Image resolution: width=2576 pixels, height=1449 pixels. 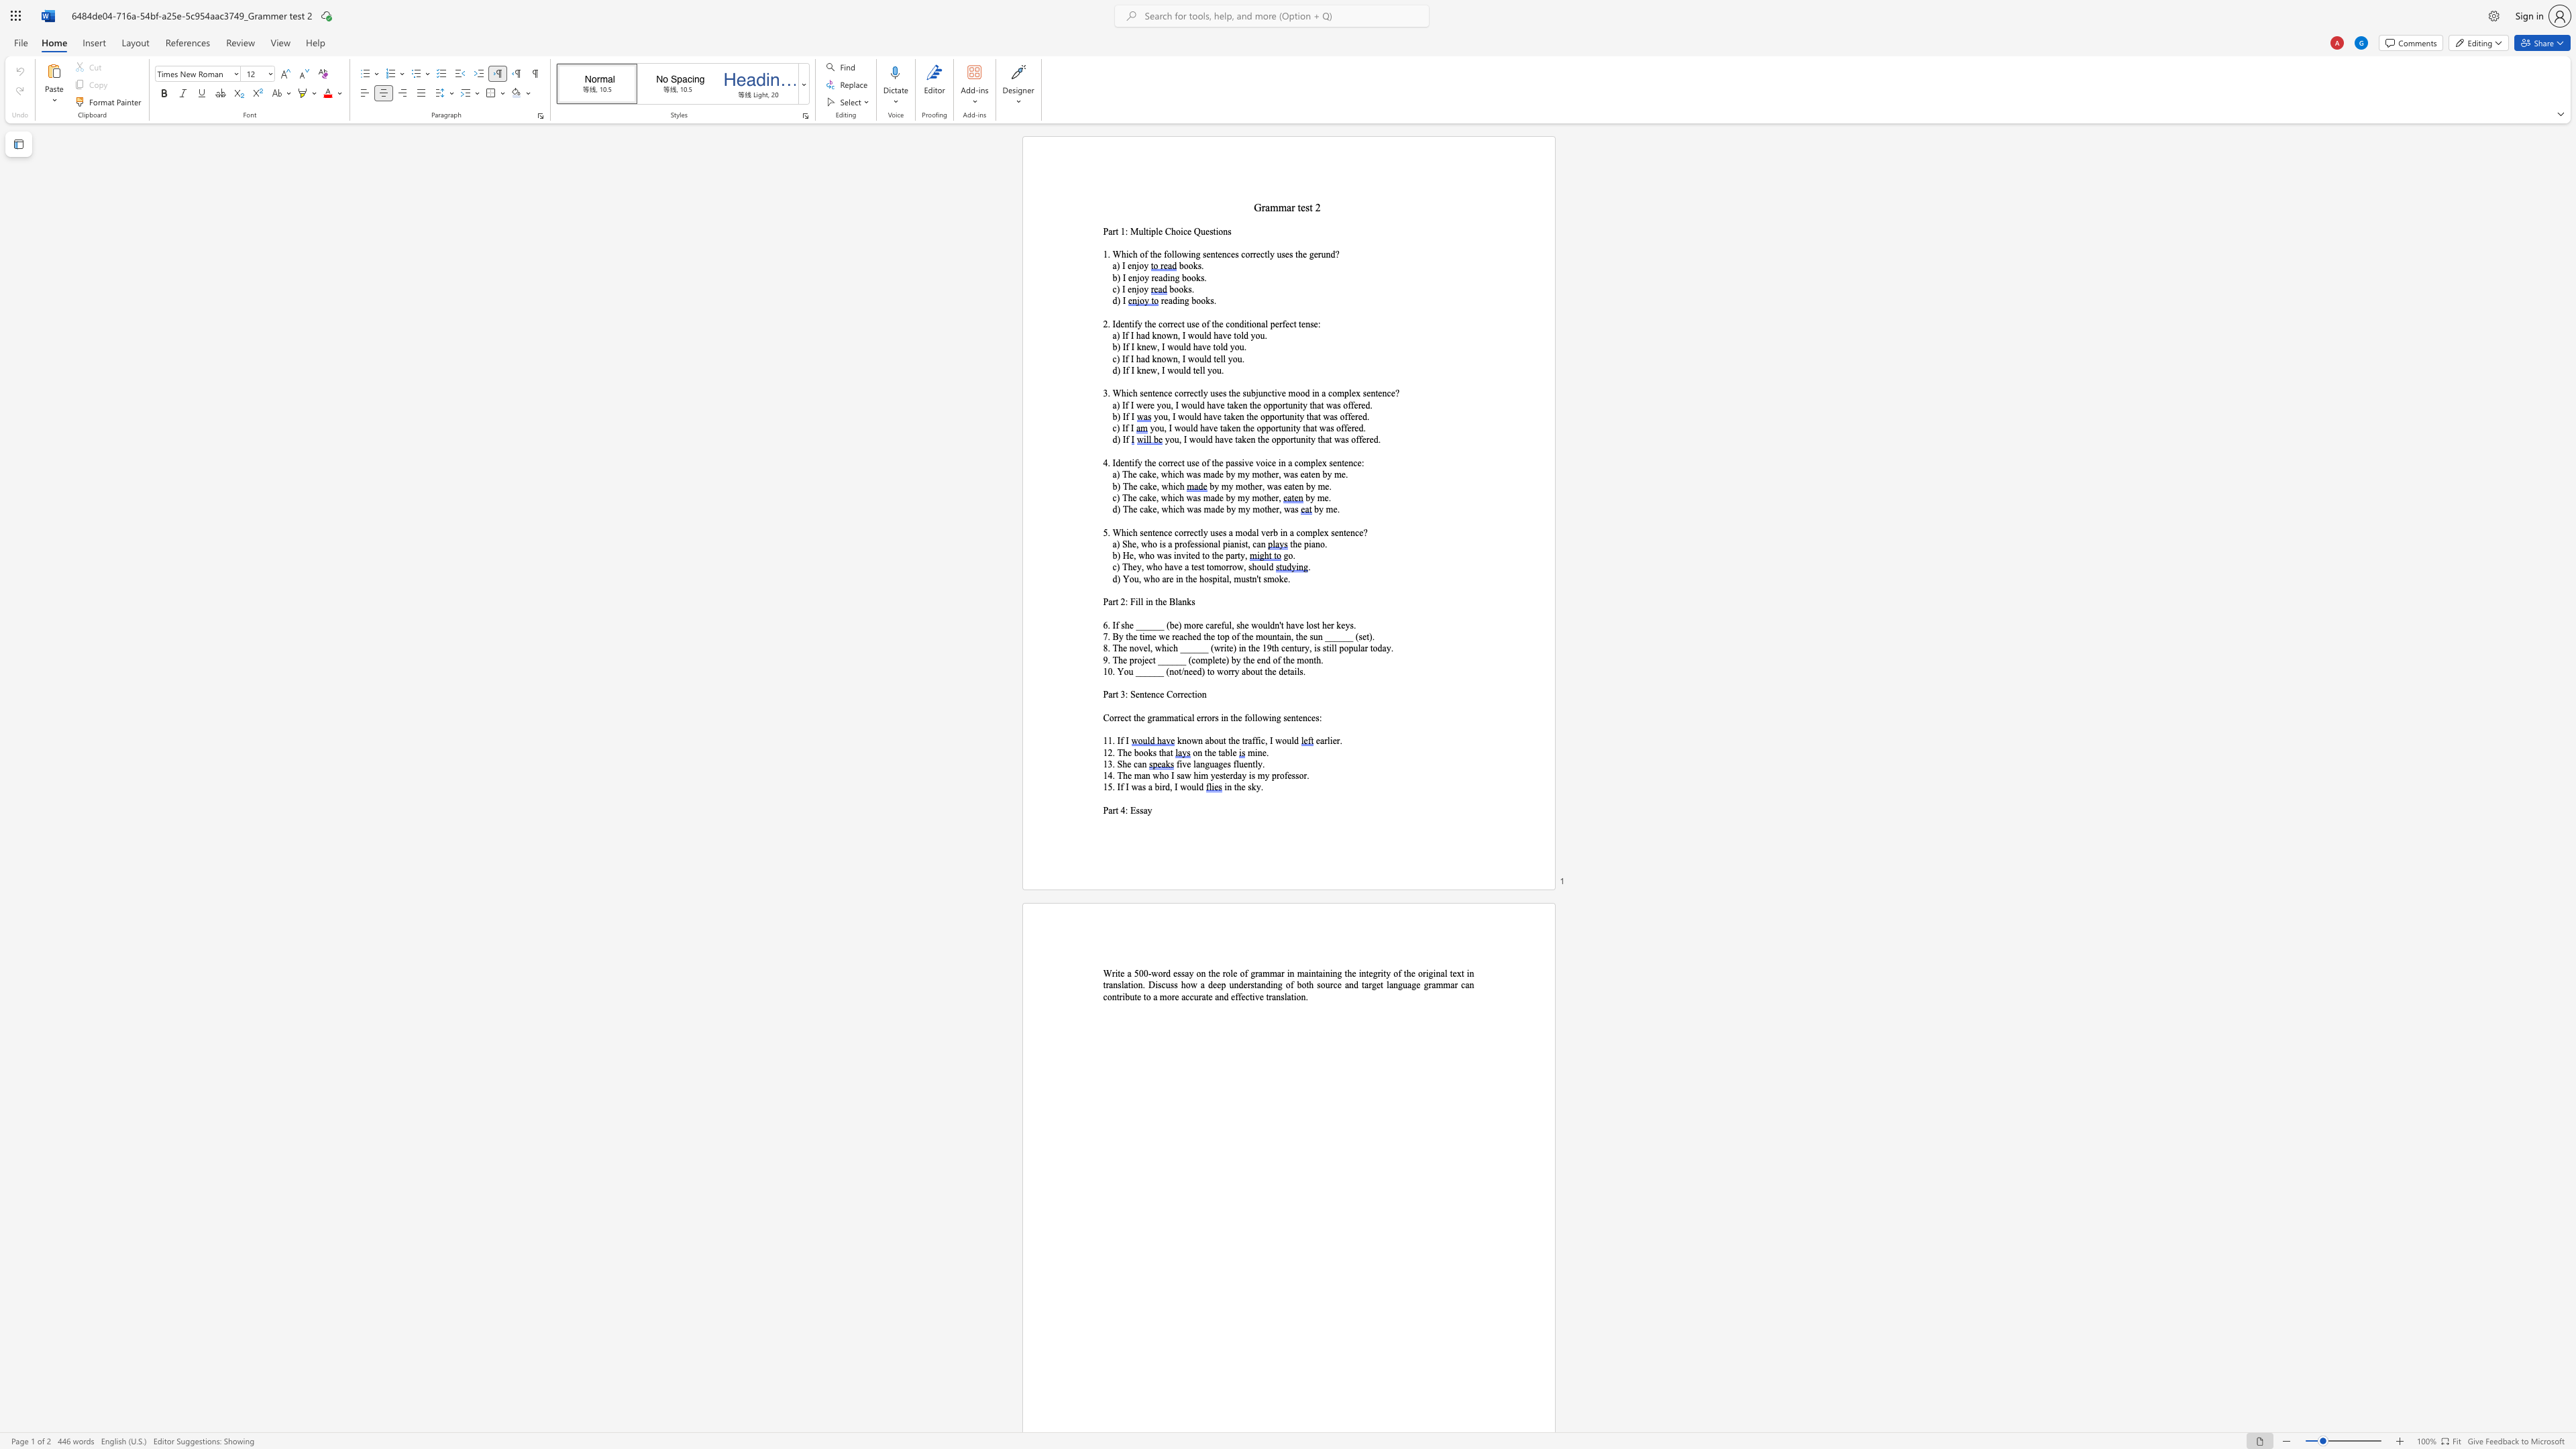 What do you see at coordinates (1142, 266) in the screenshot?
I see `the space between the continuous character "o" and "y" in the text` at bounding box center [1142, 266].